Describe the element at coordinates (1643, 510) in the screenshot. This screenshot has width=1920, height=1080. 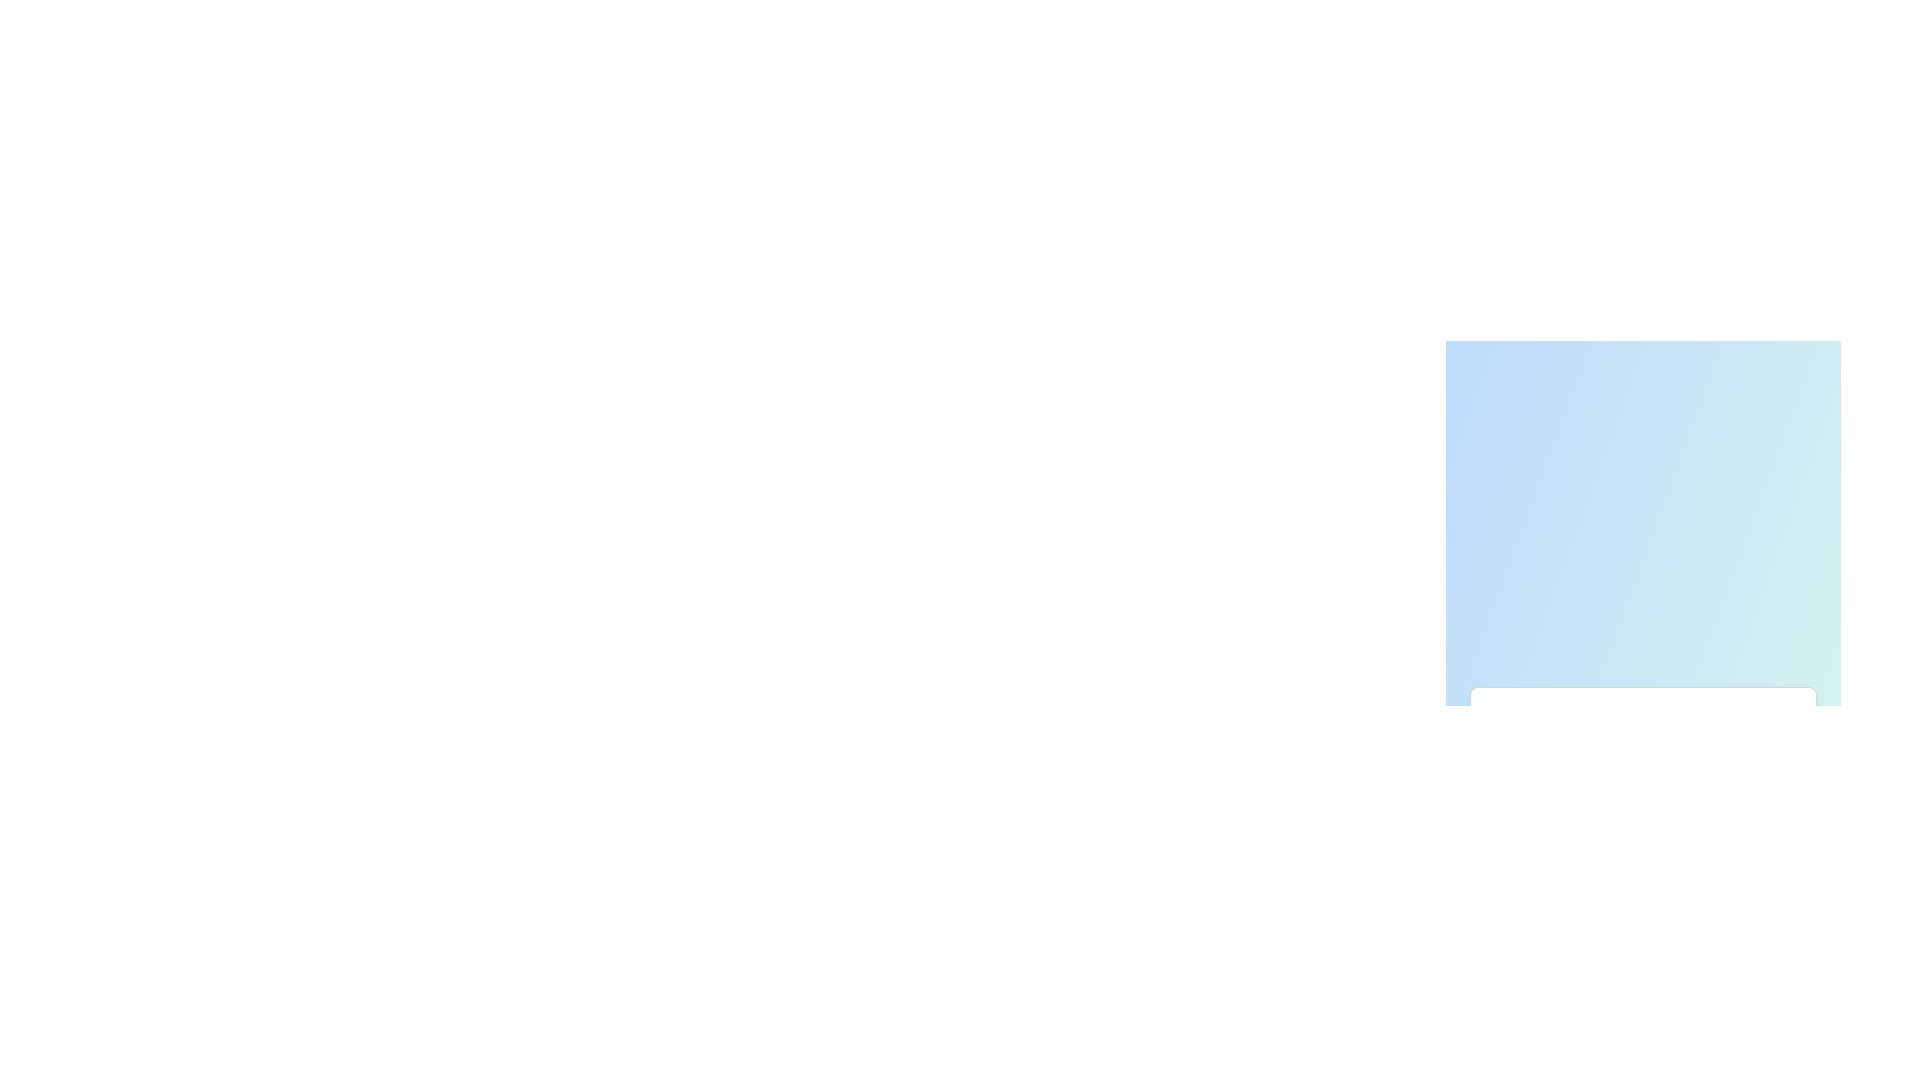
I see `the rectangular panel with a white background and gradient pattern transitioning from light blue to green, located in the top-right section of the interface` at that location.